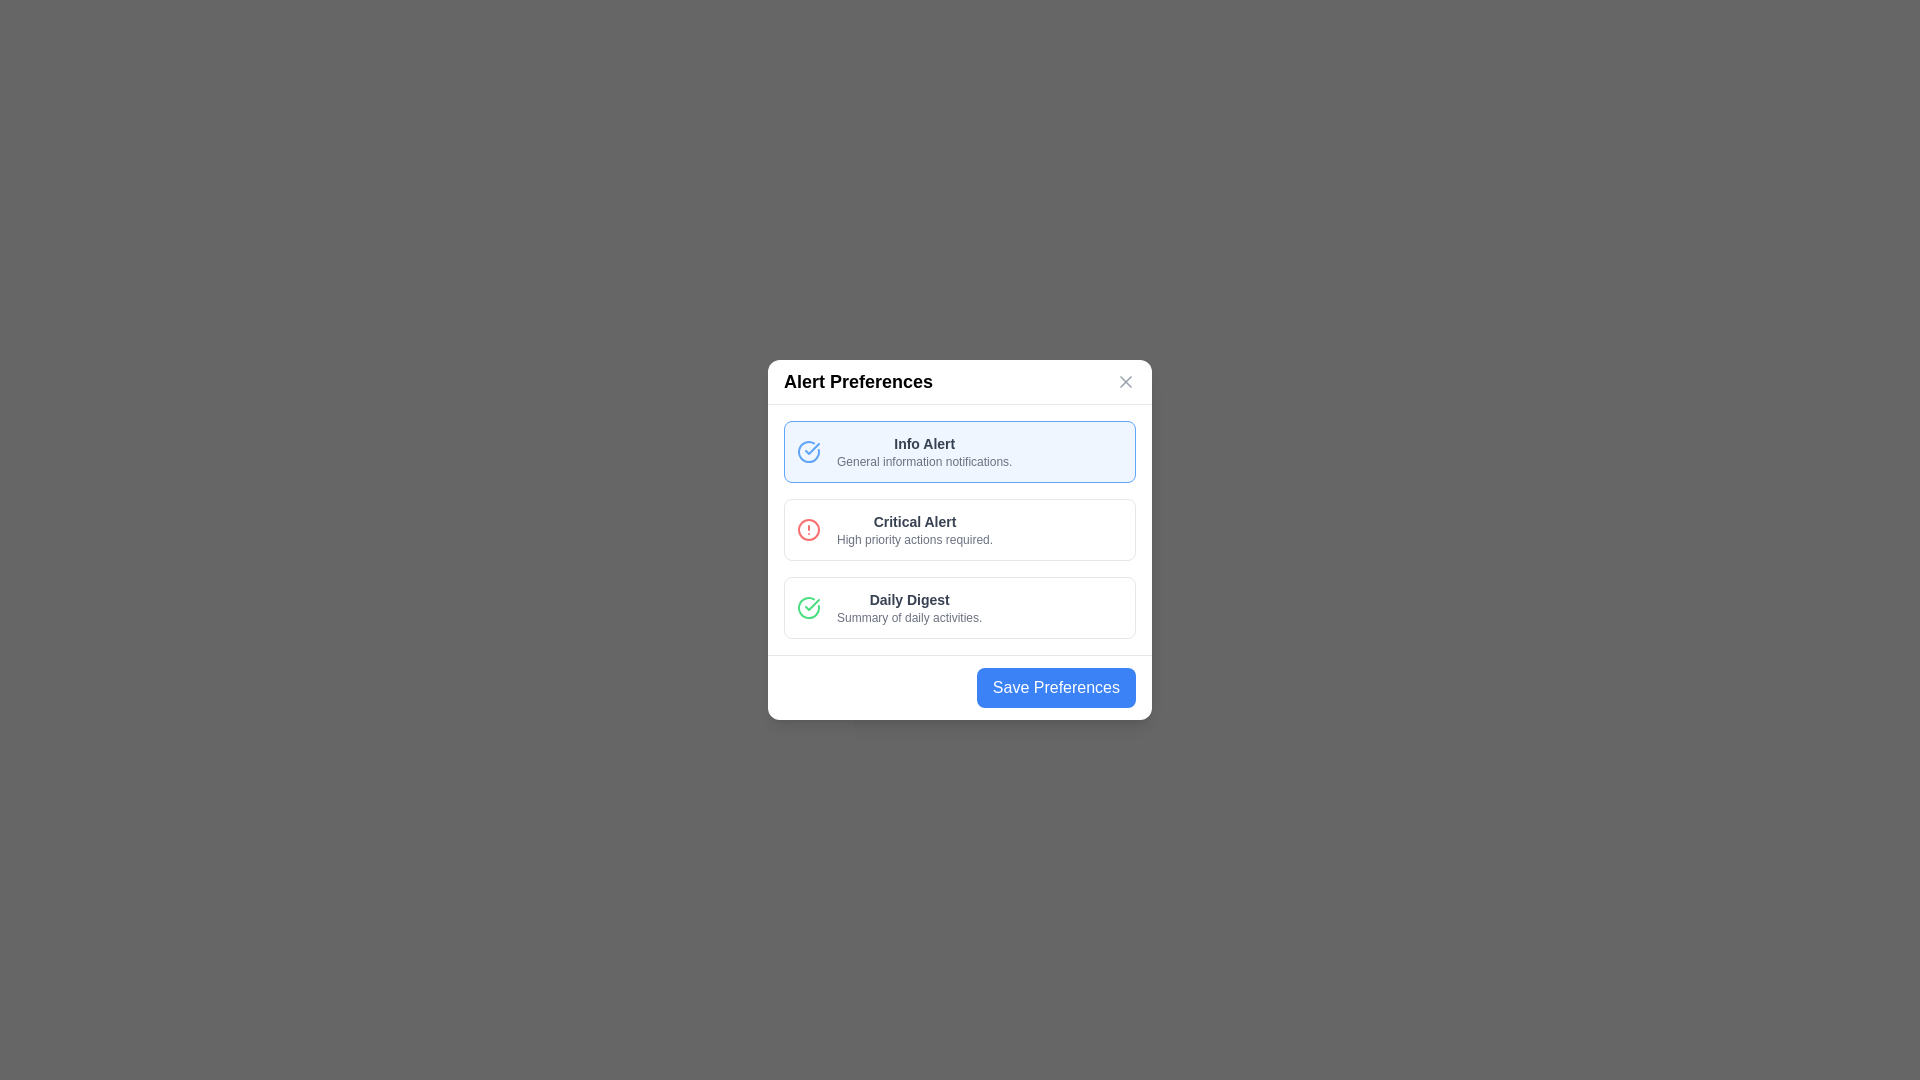 This screenshot has height=1080, width=1920. Describe the element at coordinates (960, 451) in the screenshot. I see `the alert option Info Alert from the list` at that location.